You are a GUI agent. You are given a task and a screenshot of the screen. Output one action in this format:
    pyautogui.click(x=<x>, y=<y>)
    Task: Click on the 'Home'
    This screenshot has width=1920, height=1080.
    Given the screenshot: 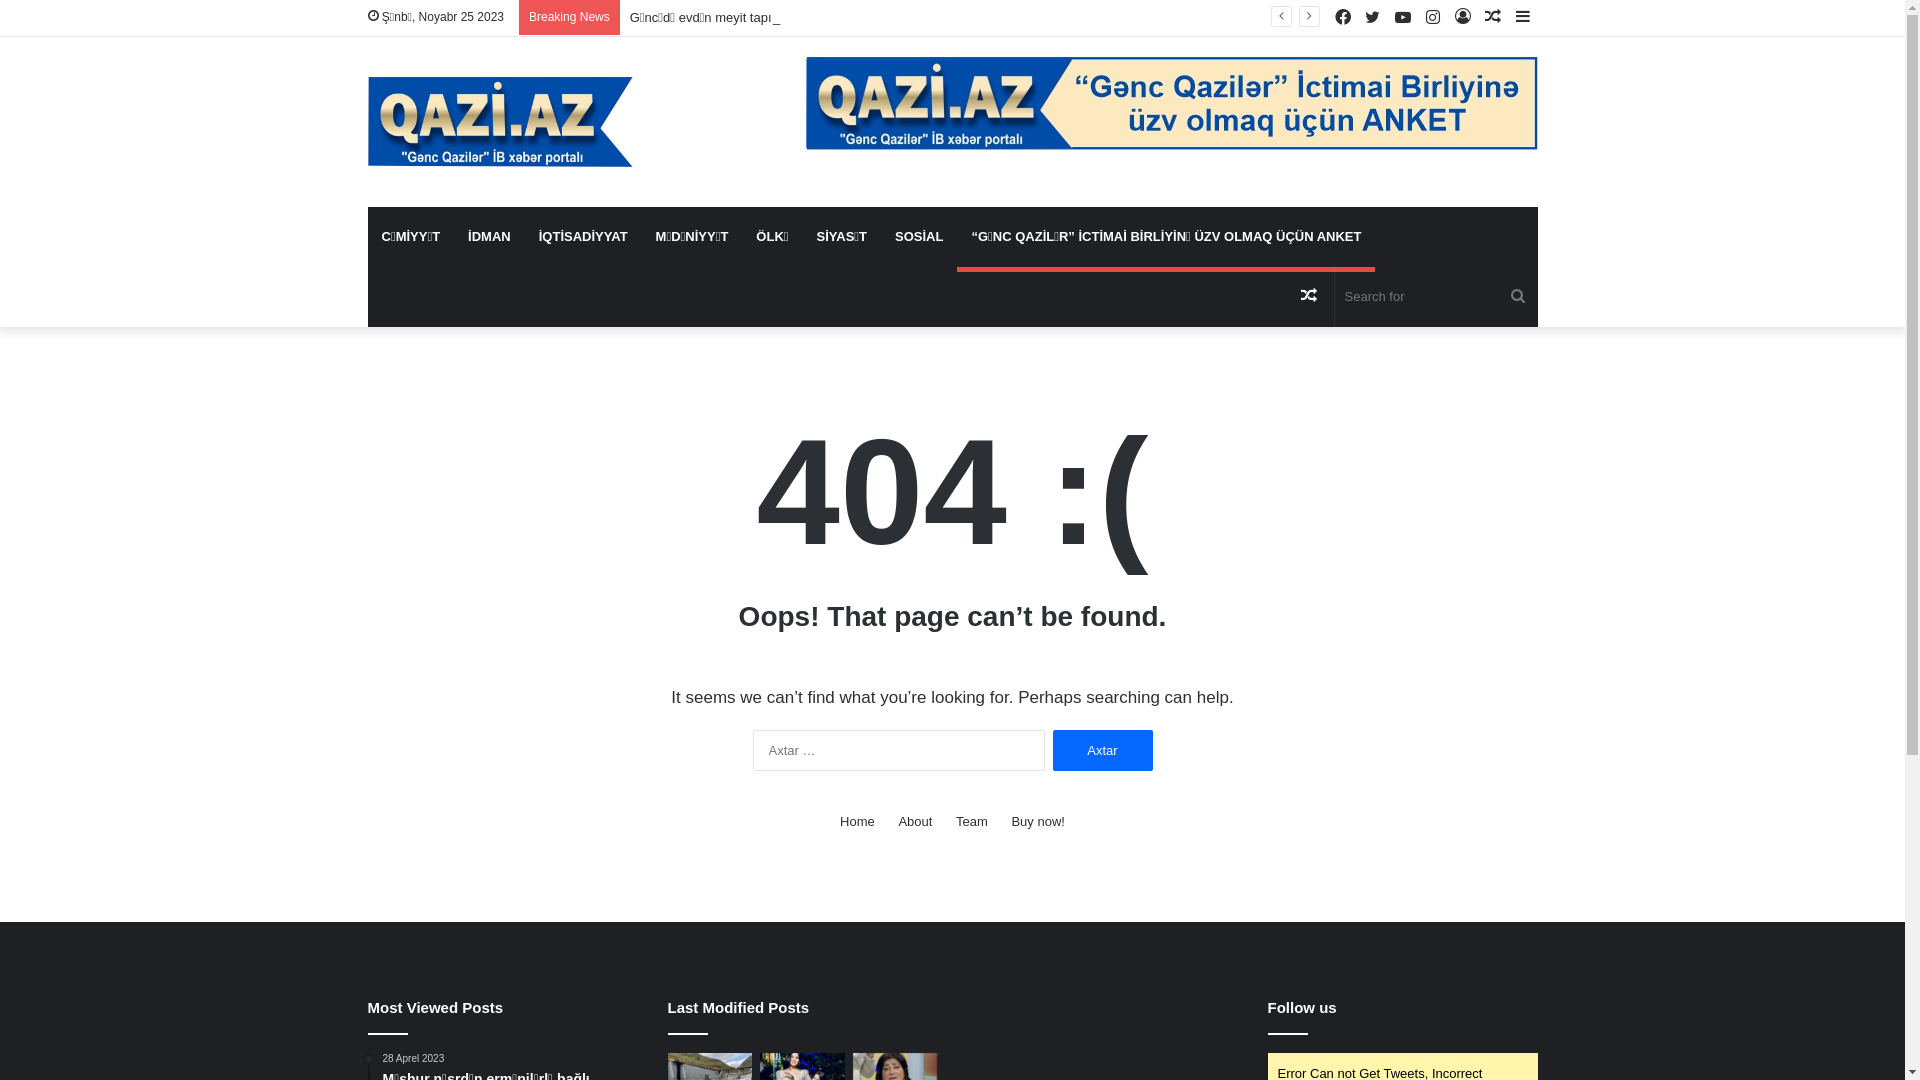 What is the action you would take?
    pyautogui.click(x=840, y=821)
    